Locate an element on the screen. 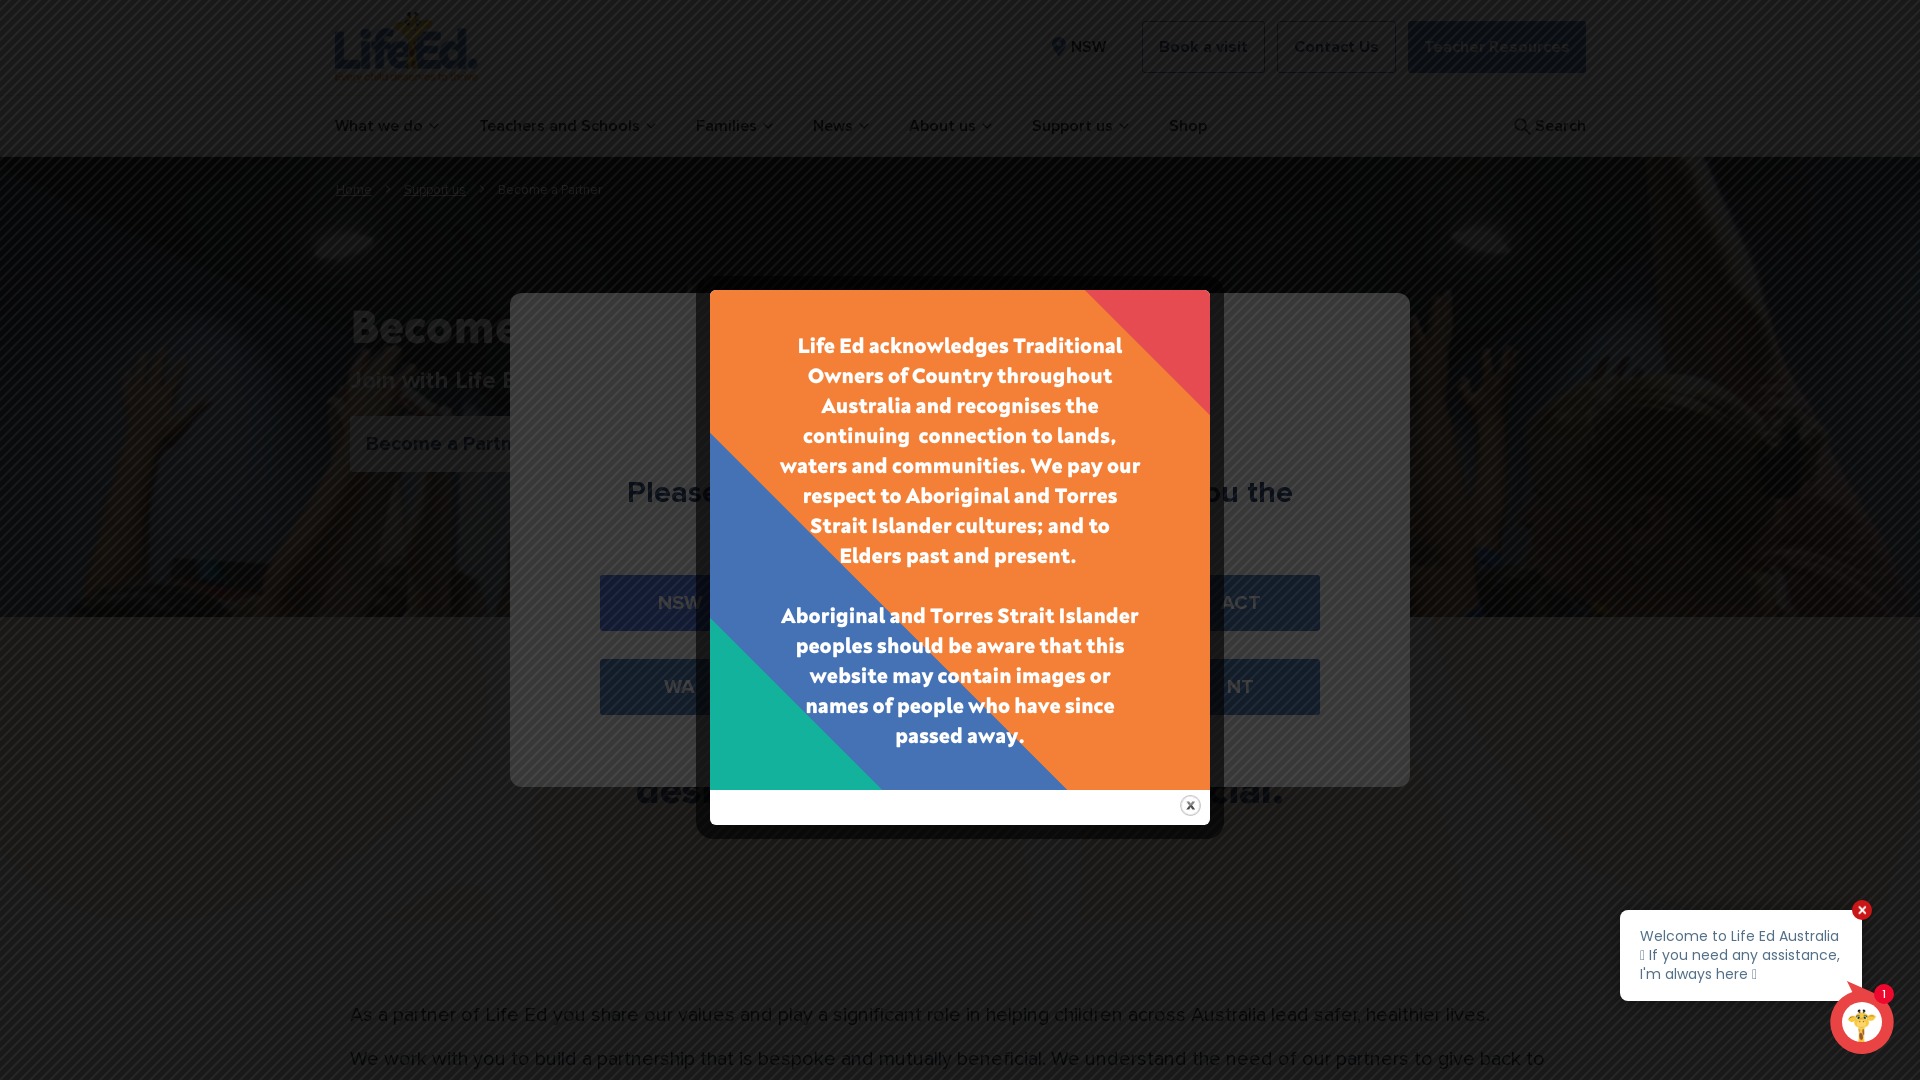 The height and width of the screenshot is (1080, 1920). 'Support us' is located at coordinates (1079, 126).